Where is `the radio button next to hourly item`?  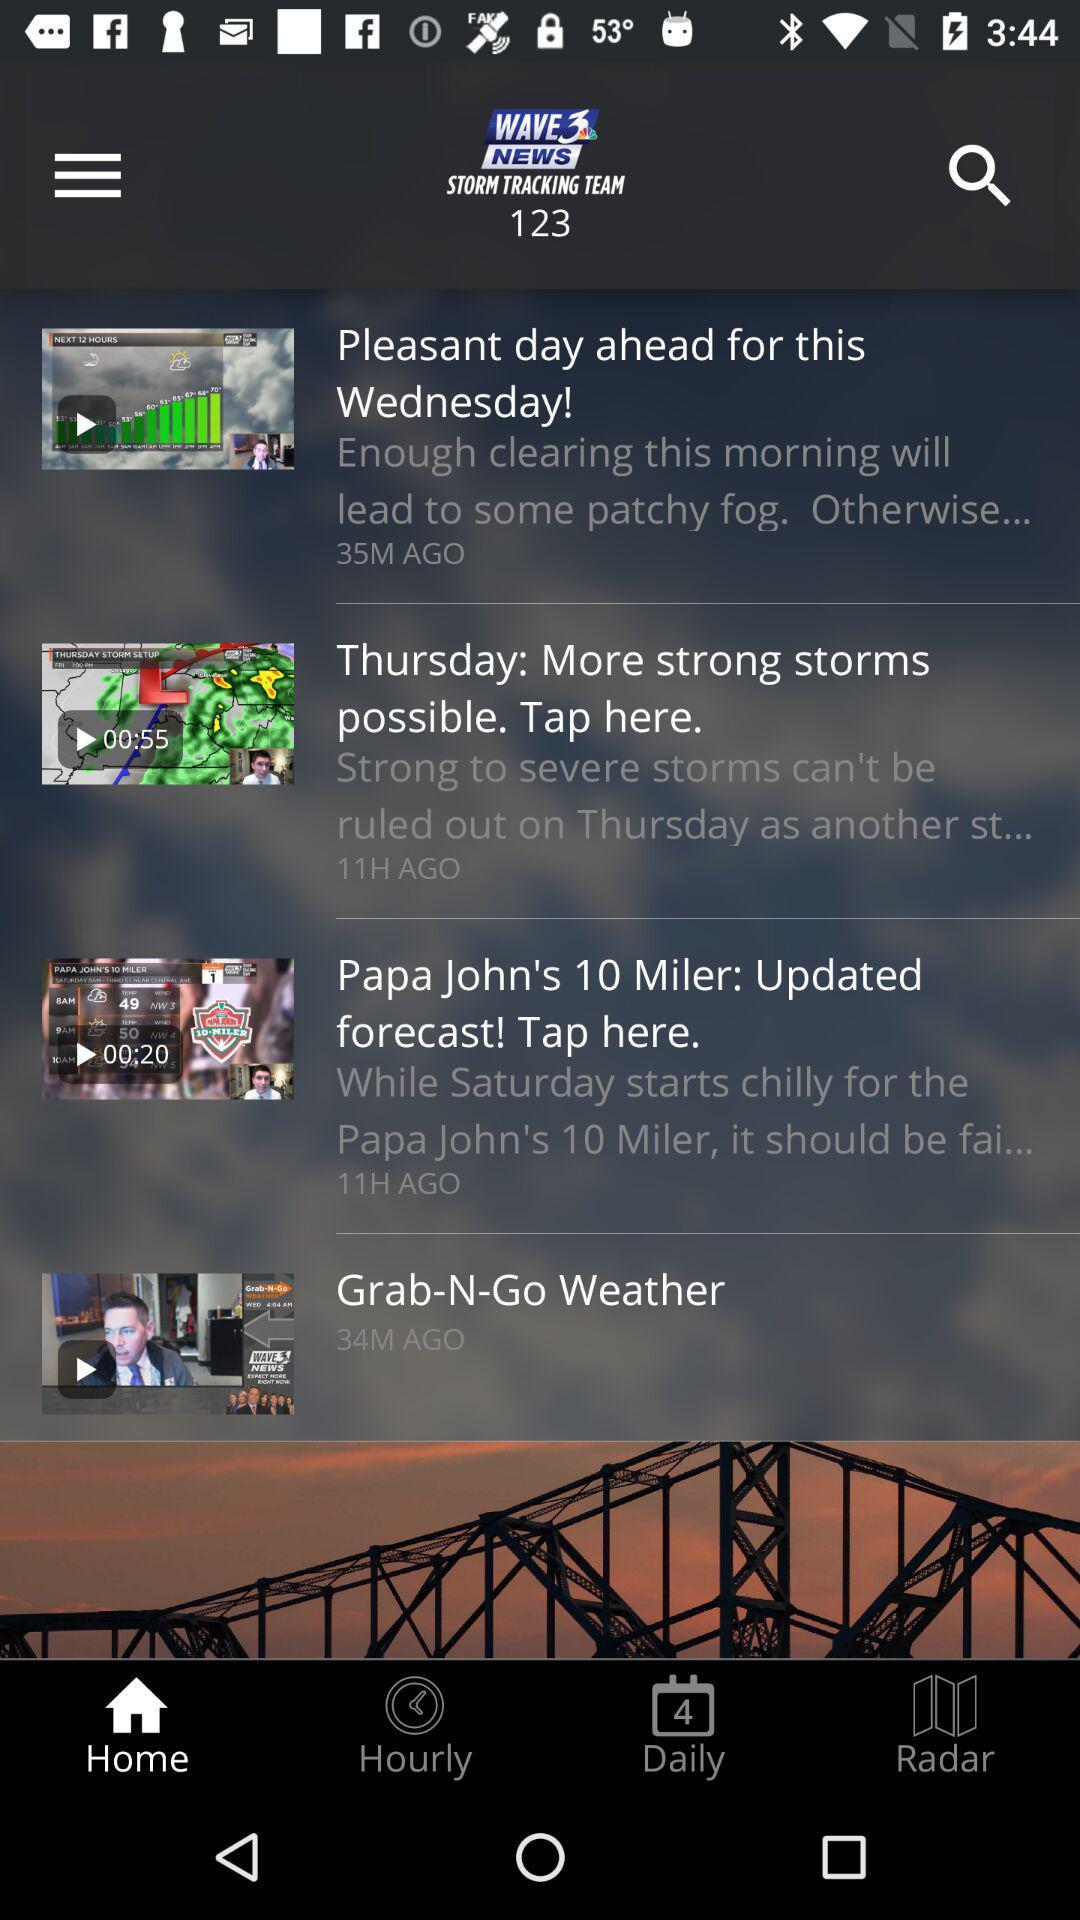
the radio button next to hourly item is located at coordinates (682, 1726).